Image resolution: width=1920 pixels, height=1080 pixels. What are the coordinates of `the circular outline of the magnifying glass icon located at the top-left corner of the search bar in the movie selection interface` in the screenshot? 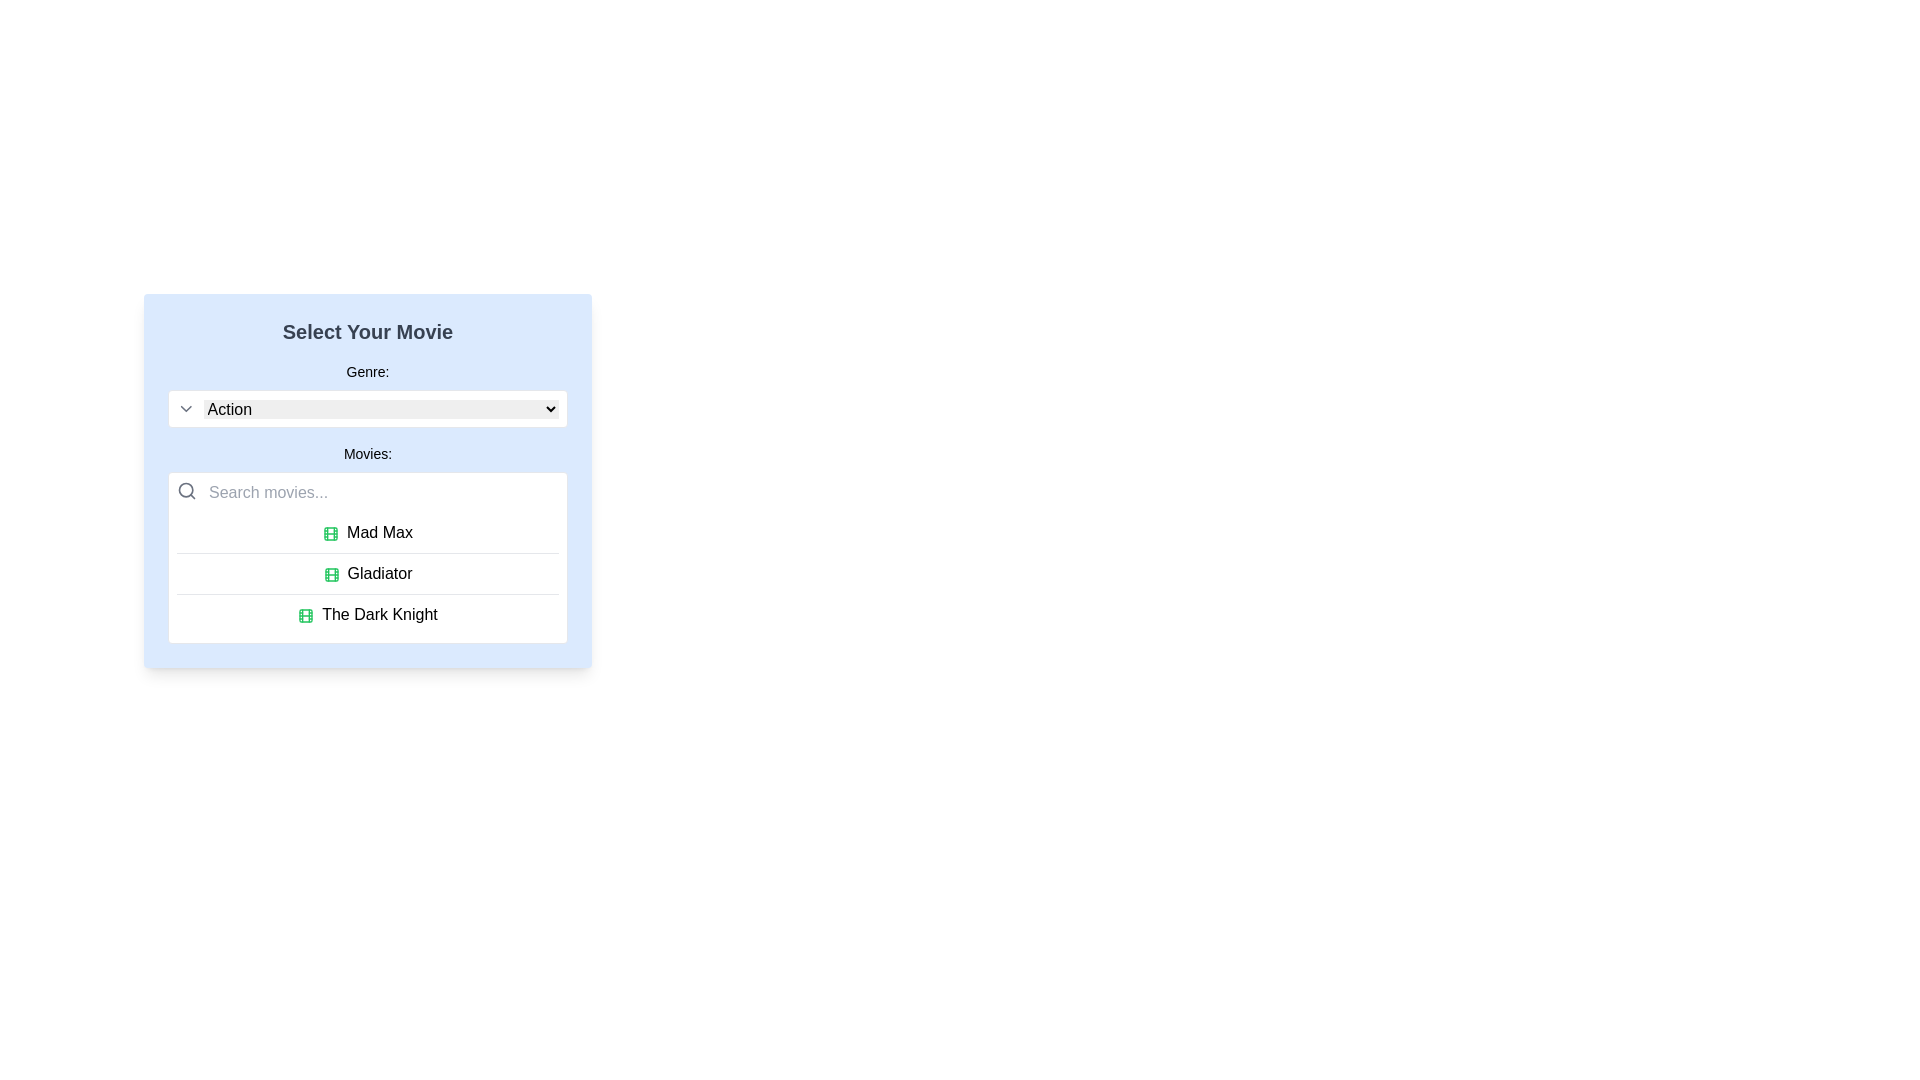 It's located at (186, 490).